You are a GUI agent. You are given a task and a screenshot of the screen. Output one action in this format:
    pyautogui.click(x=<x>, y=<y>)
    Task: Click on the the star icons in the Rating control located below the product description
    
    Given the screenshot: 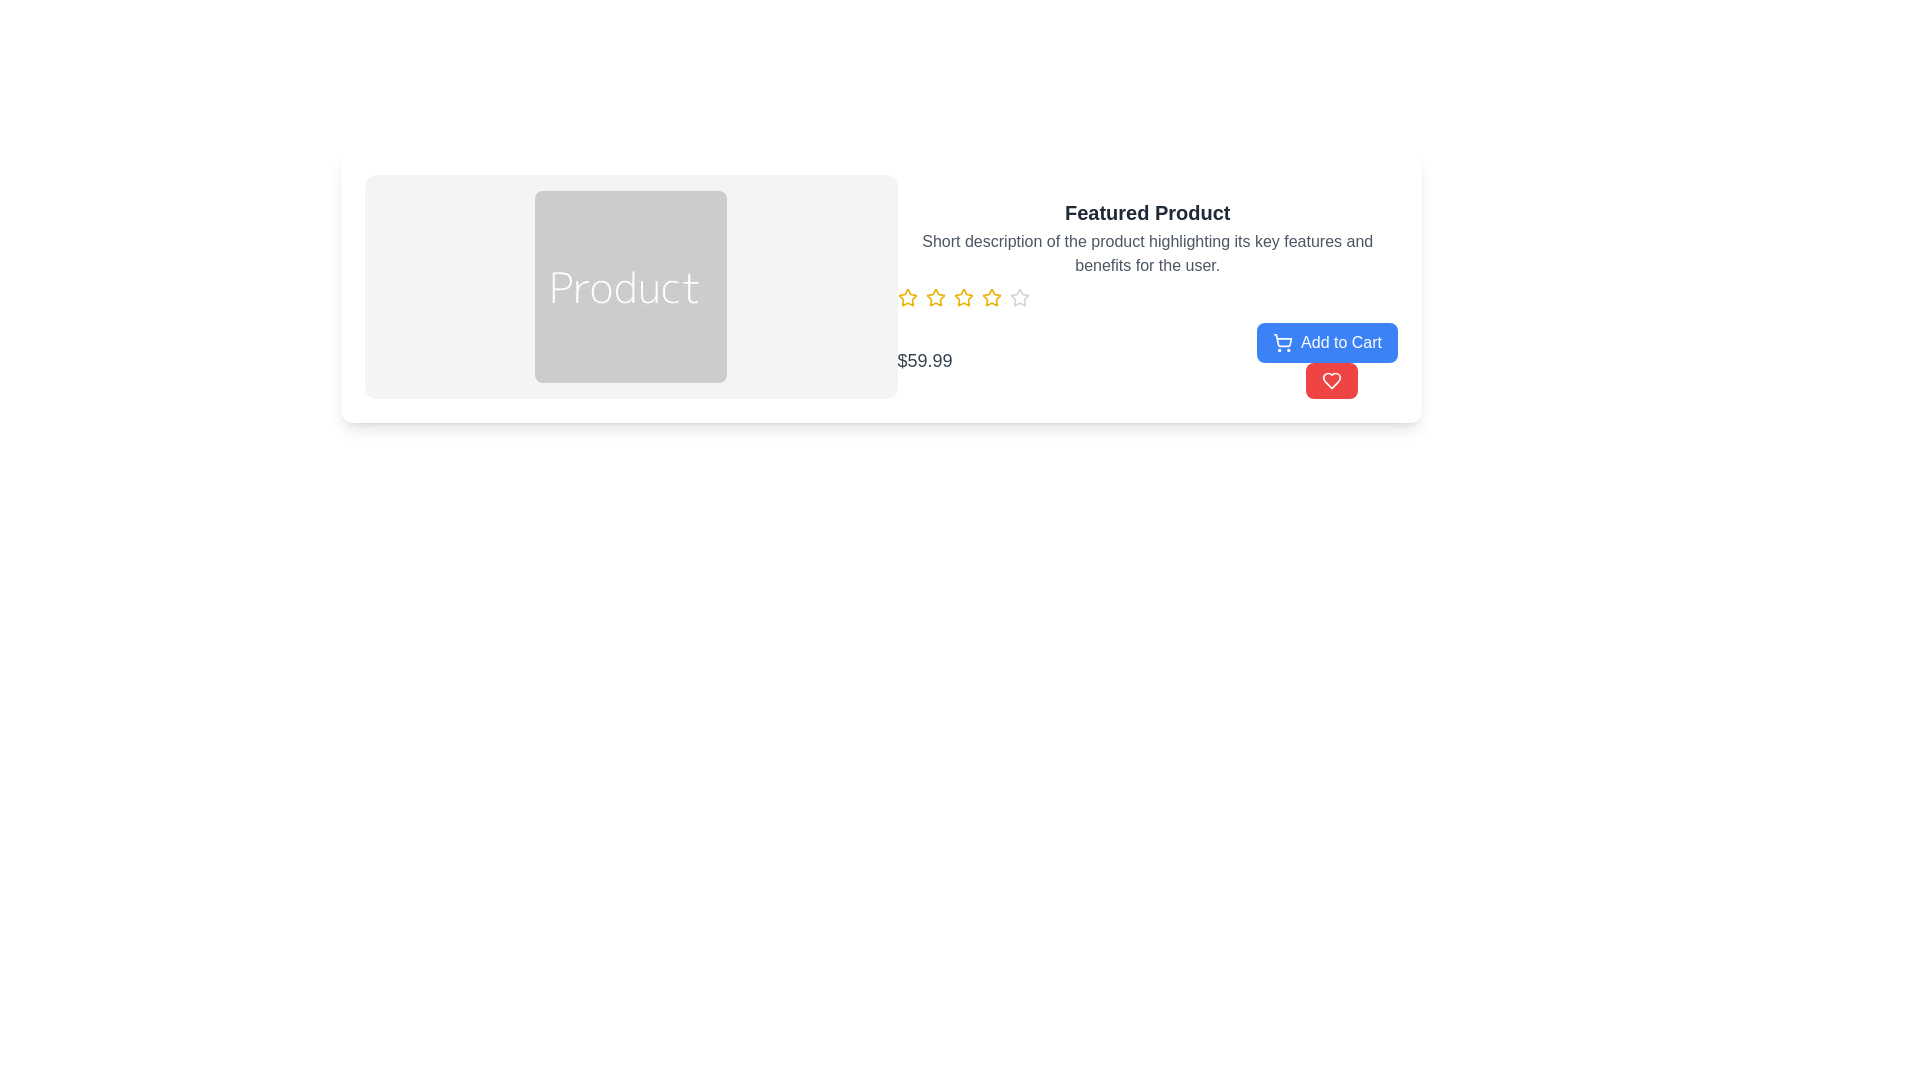 What is the action you would take?
    pyautogui.click(x=1147, y=298)
    